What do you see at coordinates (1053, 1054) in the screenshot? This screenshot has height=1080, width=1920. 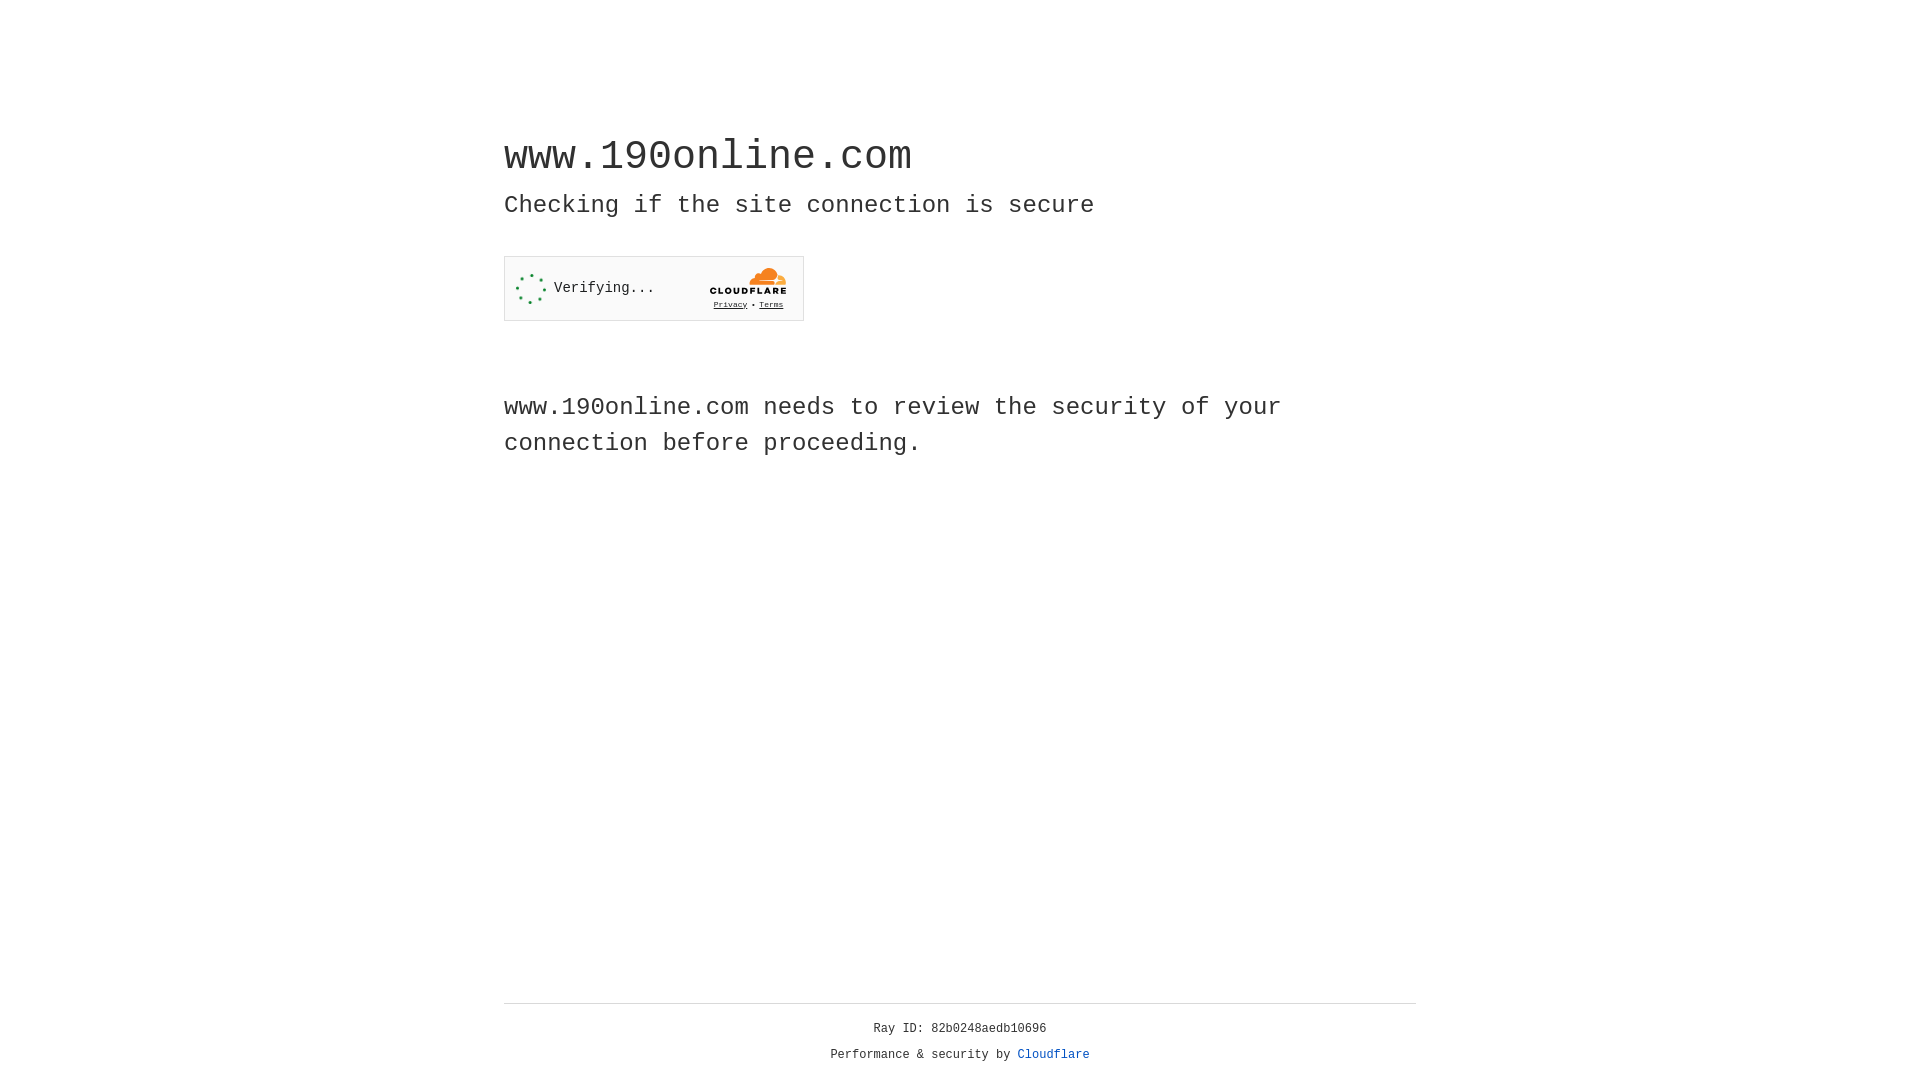 I see `'Cloudflare'` at bounding box center [1053, 1054].